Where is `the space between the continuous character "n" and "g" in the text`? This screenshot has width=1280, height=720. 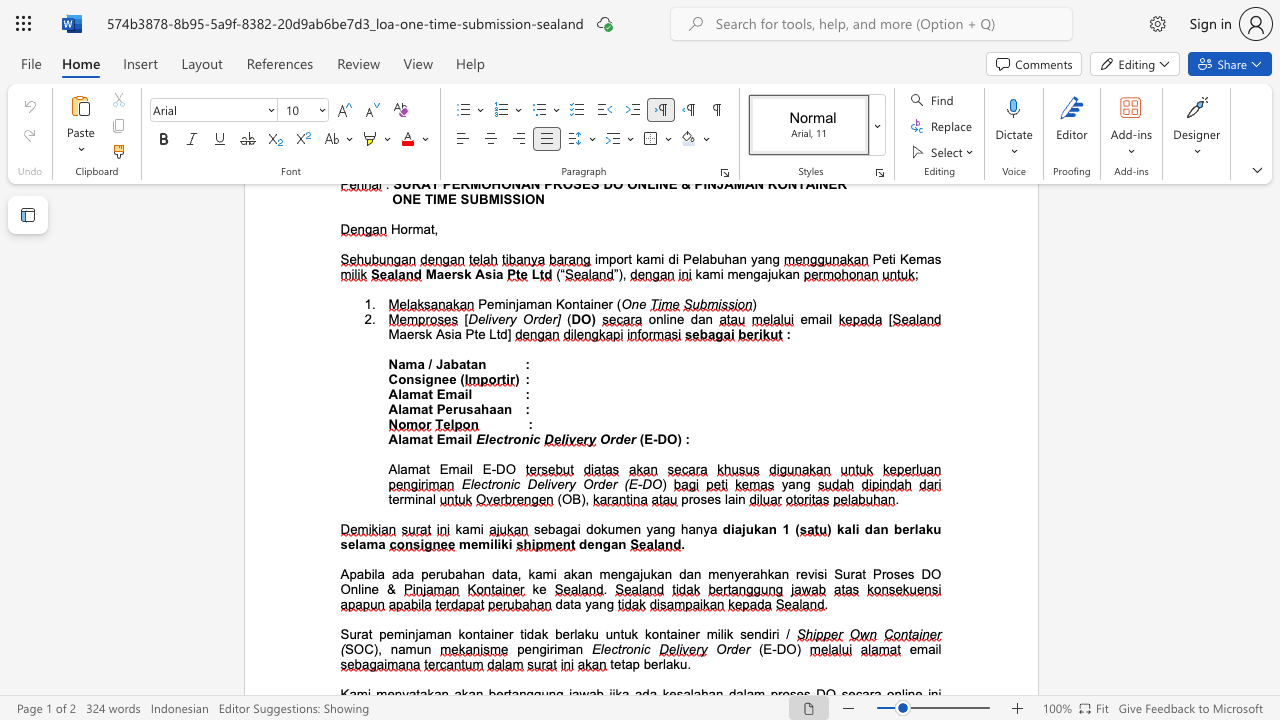 the space between the continuous character "n" and "g" in the text is located at coordinates (539, 649).